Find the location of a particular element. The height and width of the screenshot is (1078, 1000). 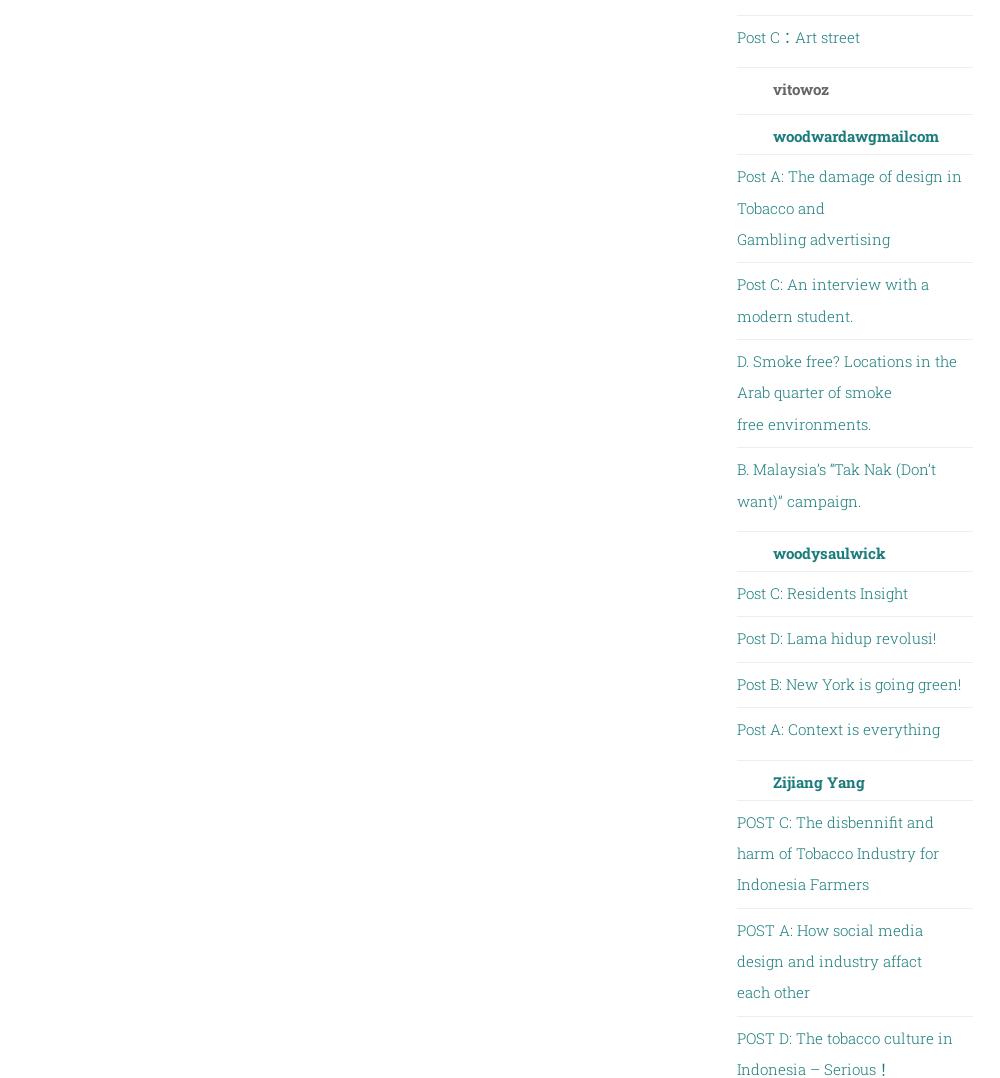

'woodysaulwick' is located at coordinates (827, 551).